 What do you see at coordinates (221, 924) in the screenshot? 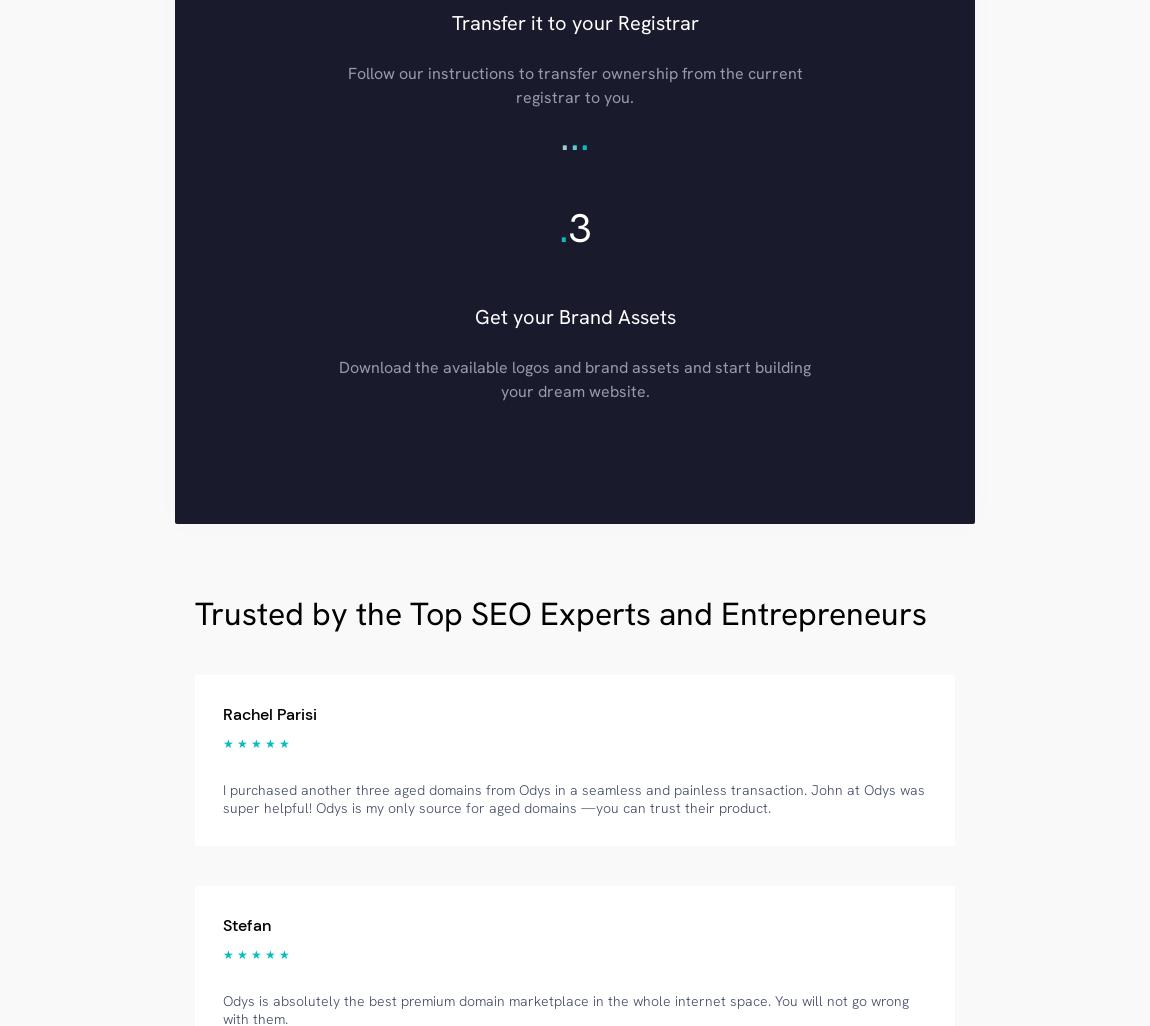
I see `'Stefan'` at bounding box center [221, 924].